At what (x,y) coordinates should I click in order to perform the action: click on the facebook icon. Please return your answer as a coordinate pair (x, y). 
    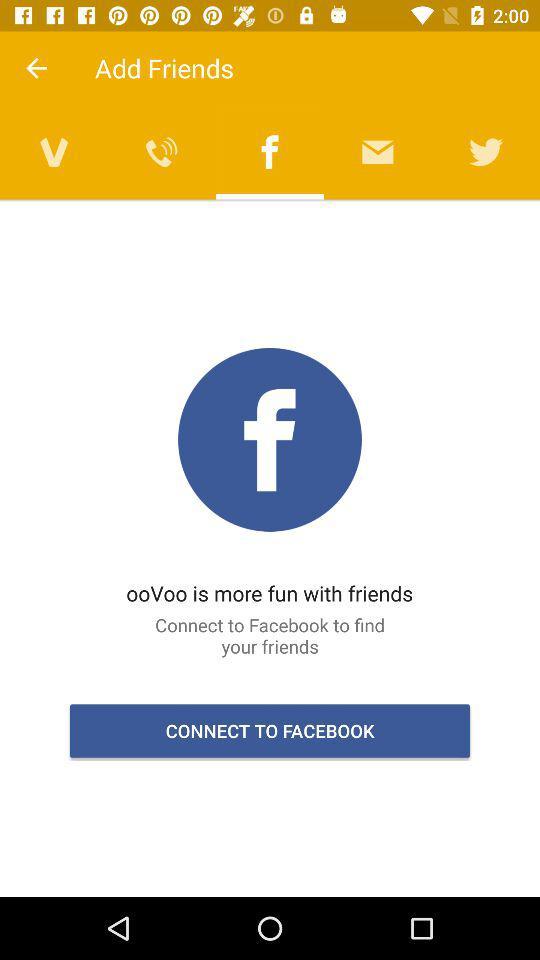
    Looking at the image, I should click on (270, 151).